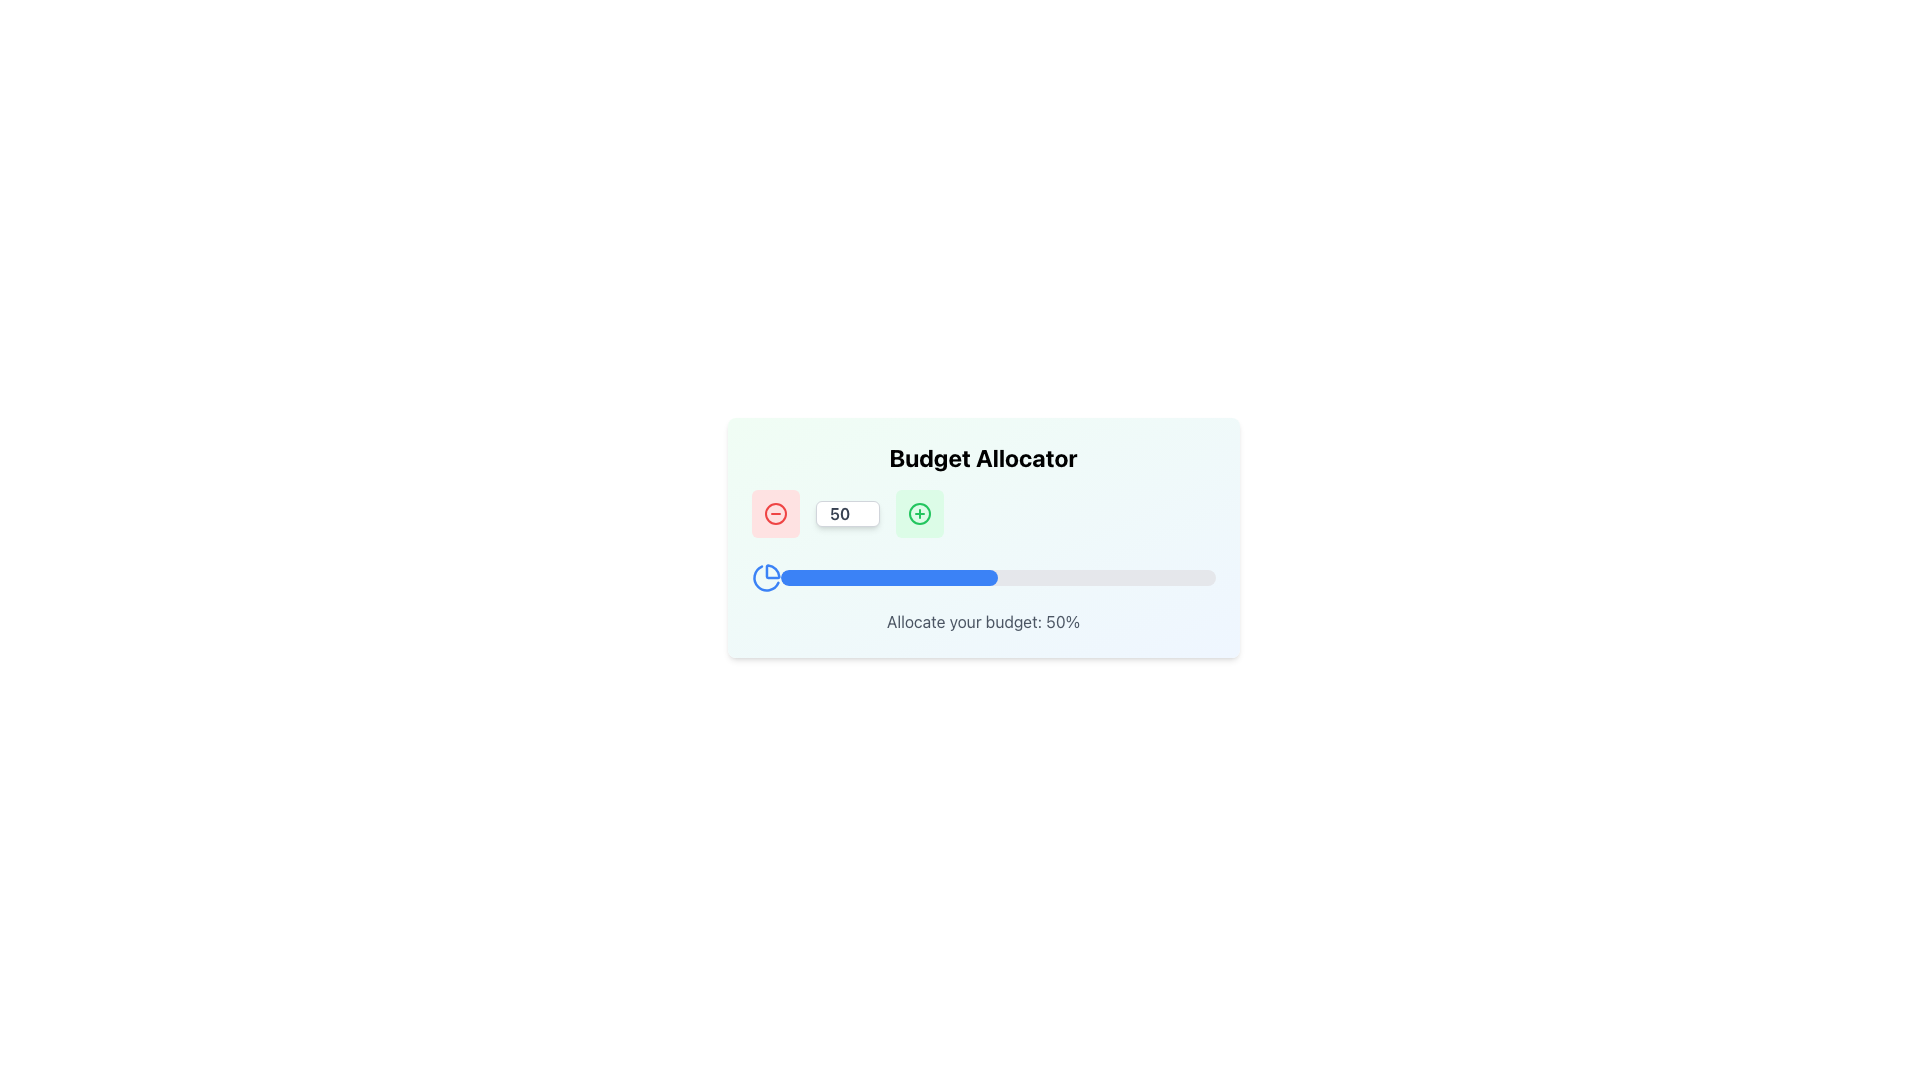 Image resolution: width=1920 pixels, height=1080 pixels. Describe the element at coordinates (998, 578) in the screenshot. I see `the progress bar that visually represents the current allocation of a budget, located centrally below the title 'Budget Allocator'` at that location.